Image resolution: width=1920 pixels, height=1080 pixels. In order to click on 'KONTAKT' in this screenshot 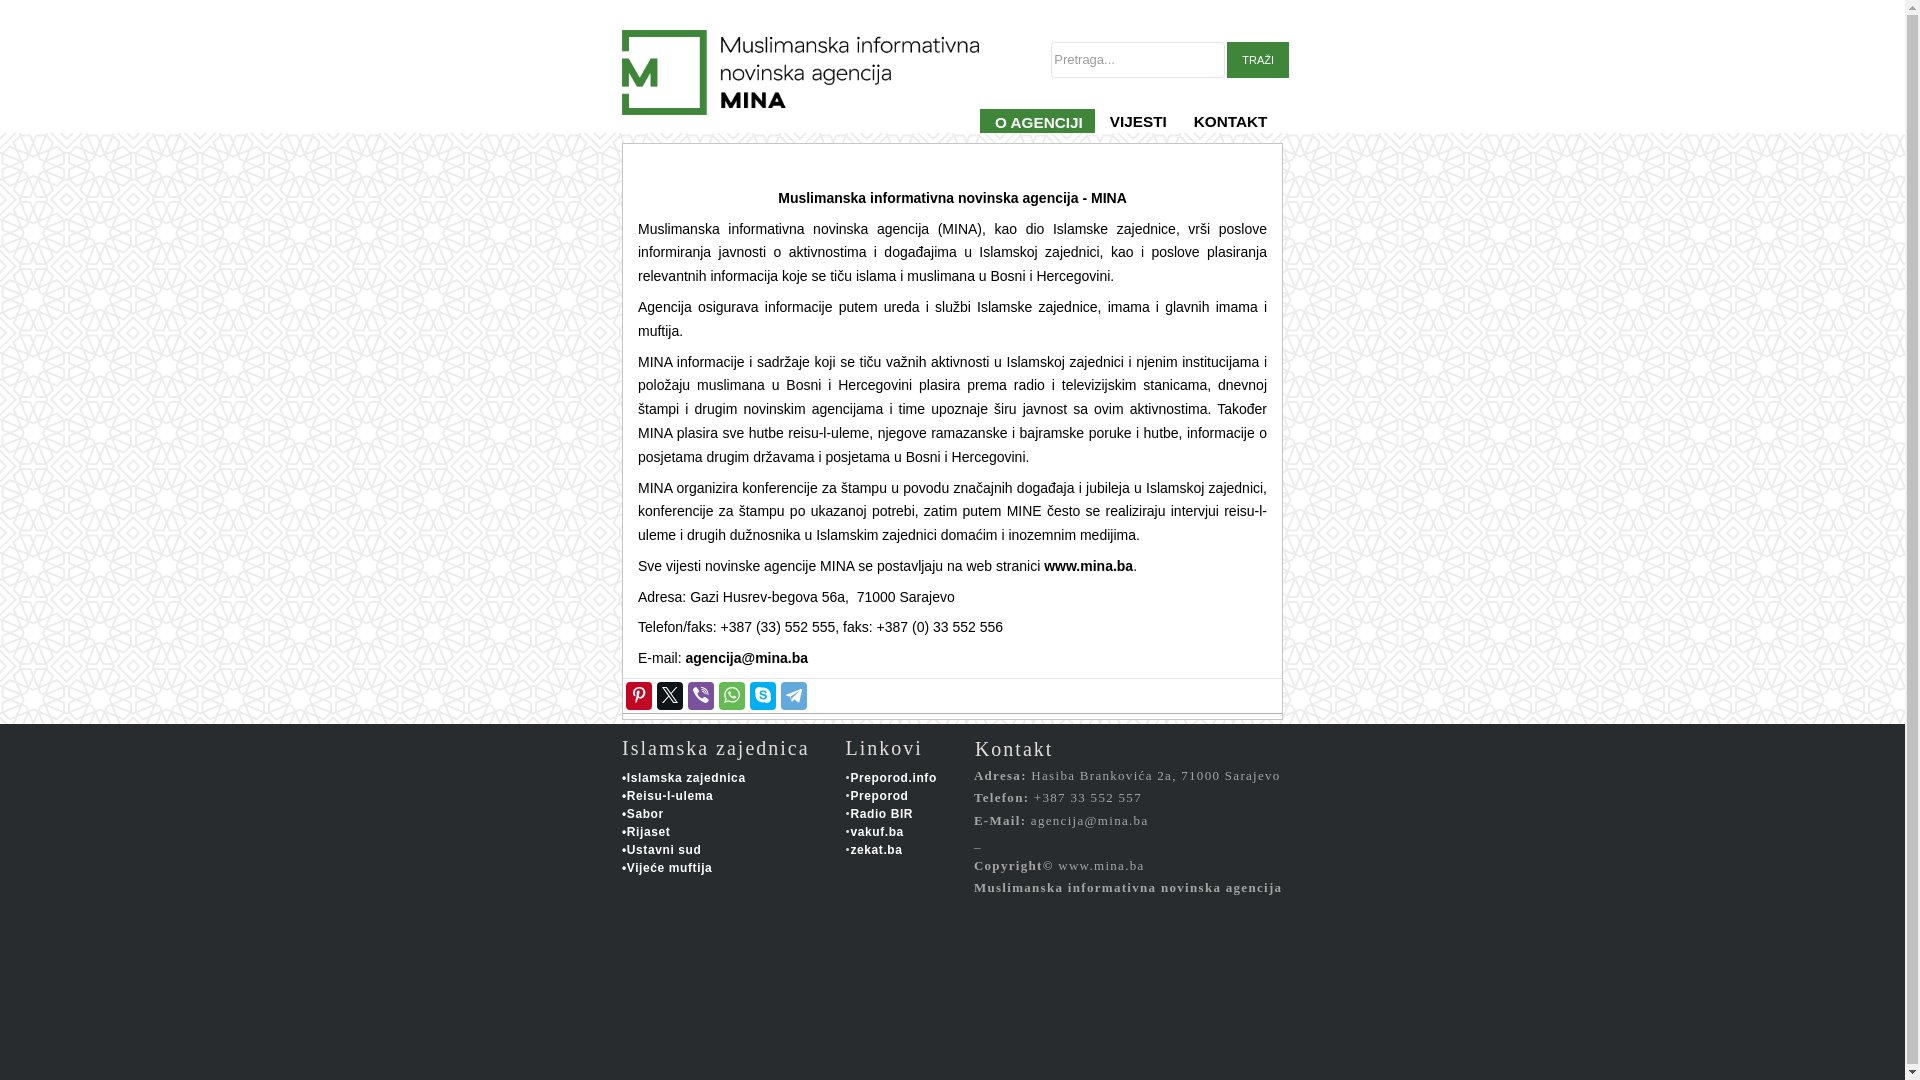, I will do `click(1179, 133)`.